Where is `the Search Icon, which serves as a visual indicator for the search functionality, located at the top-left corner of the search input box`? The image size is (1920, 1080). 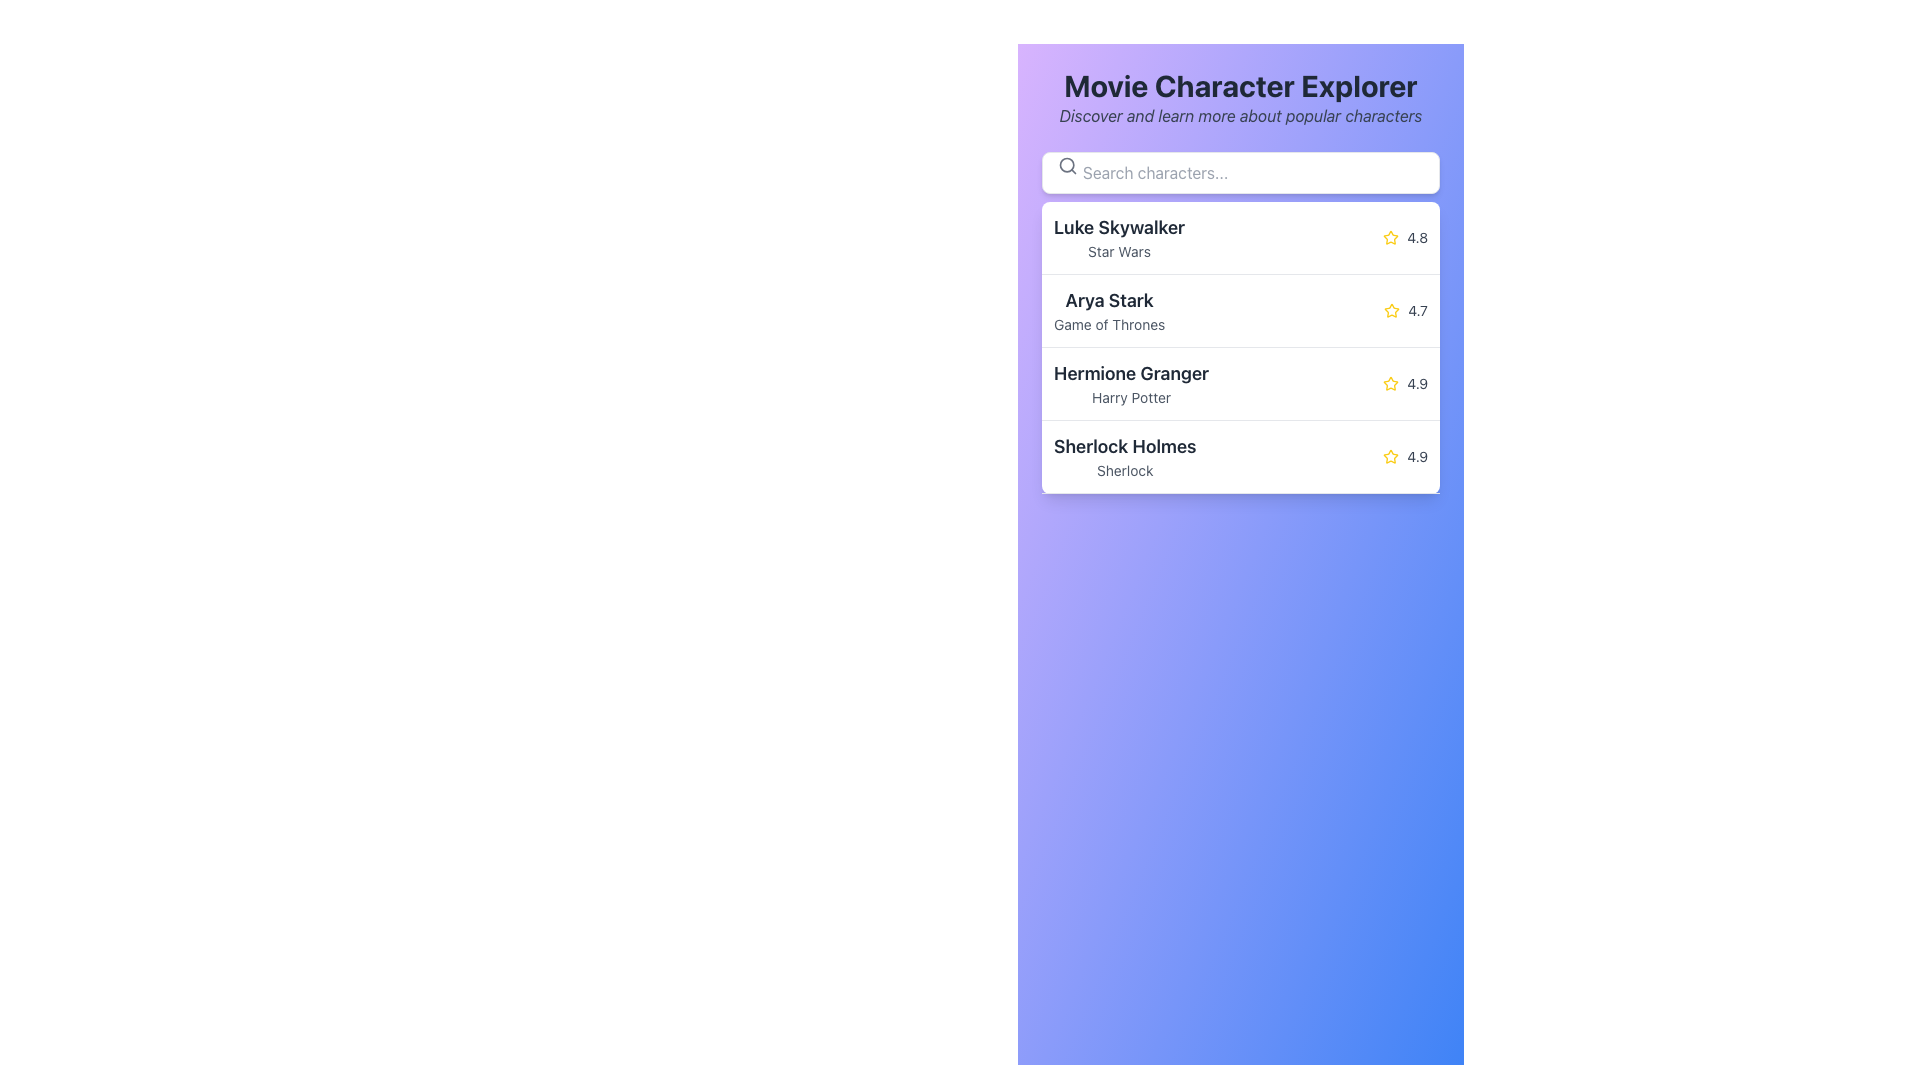
the Search Icon, which serves as a visual indicator for the search functionality, located at the top-left corner of the search input box is located at coordinates (1067, 164).